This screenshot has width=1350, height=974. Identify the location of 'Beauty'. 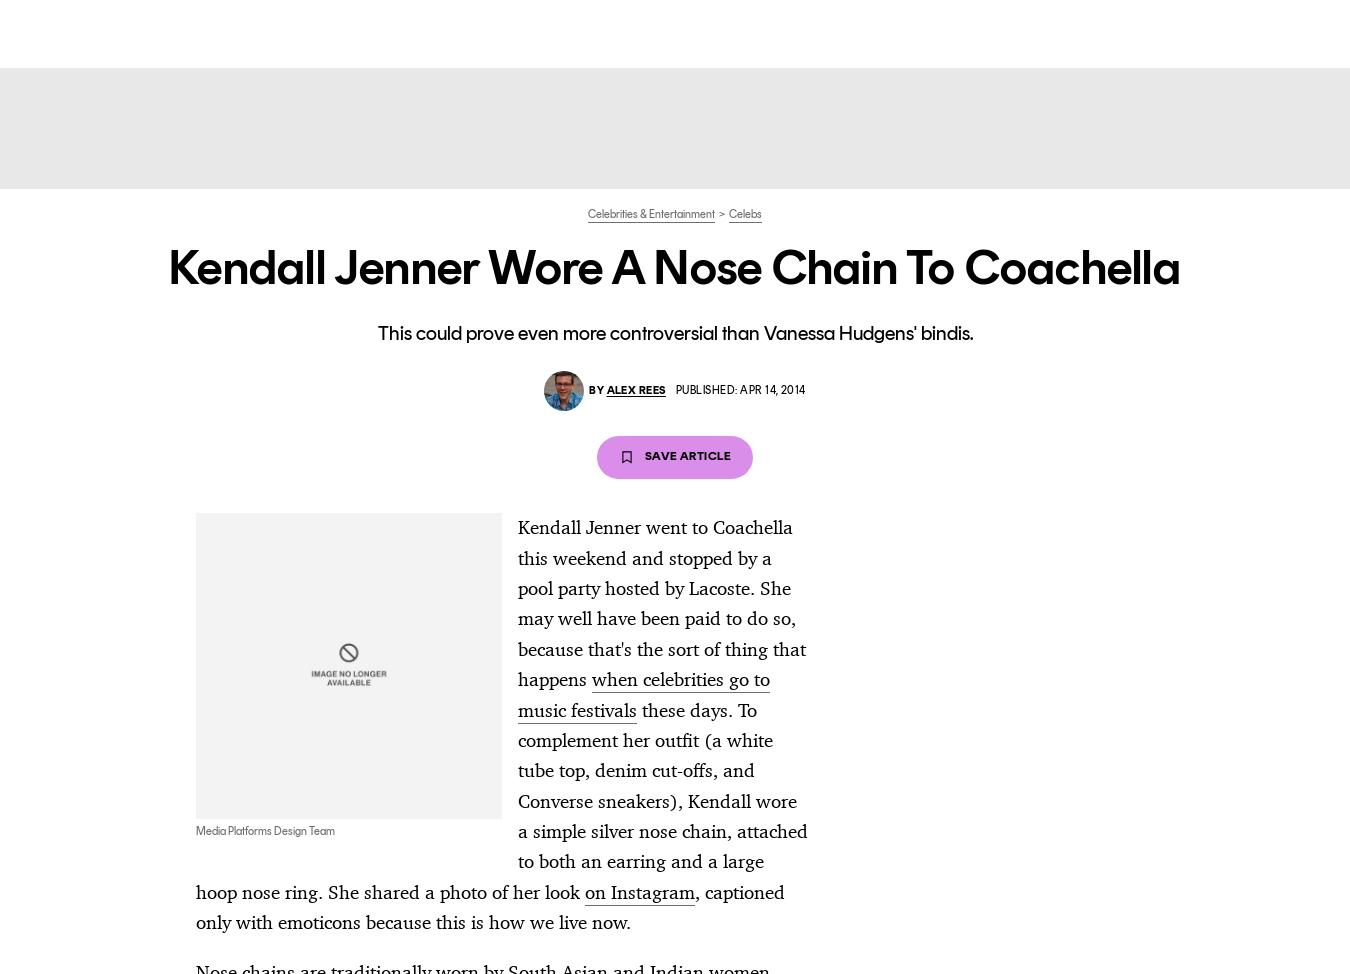
(616, 32).